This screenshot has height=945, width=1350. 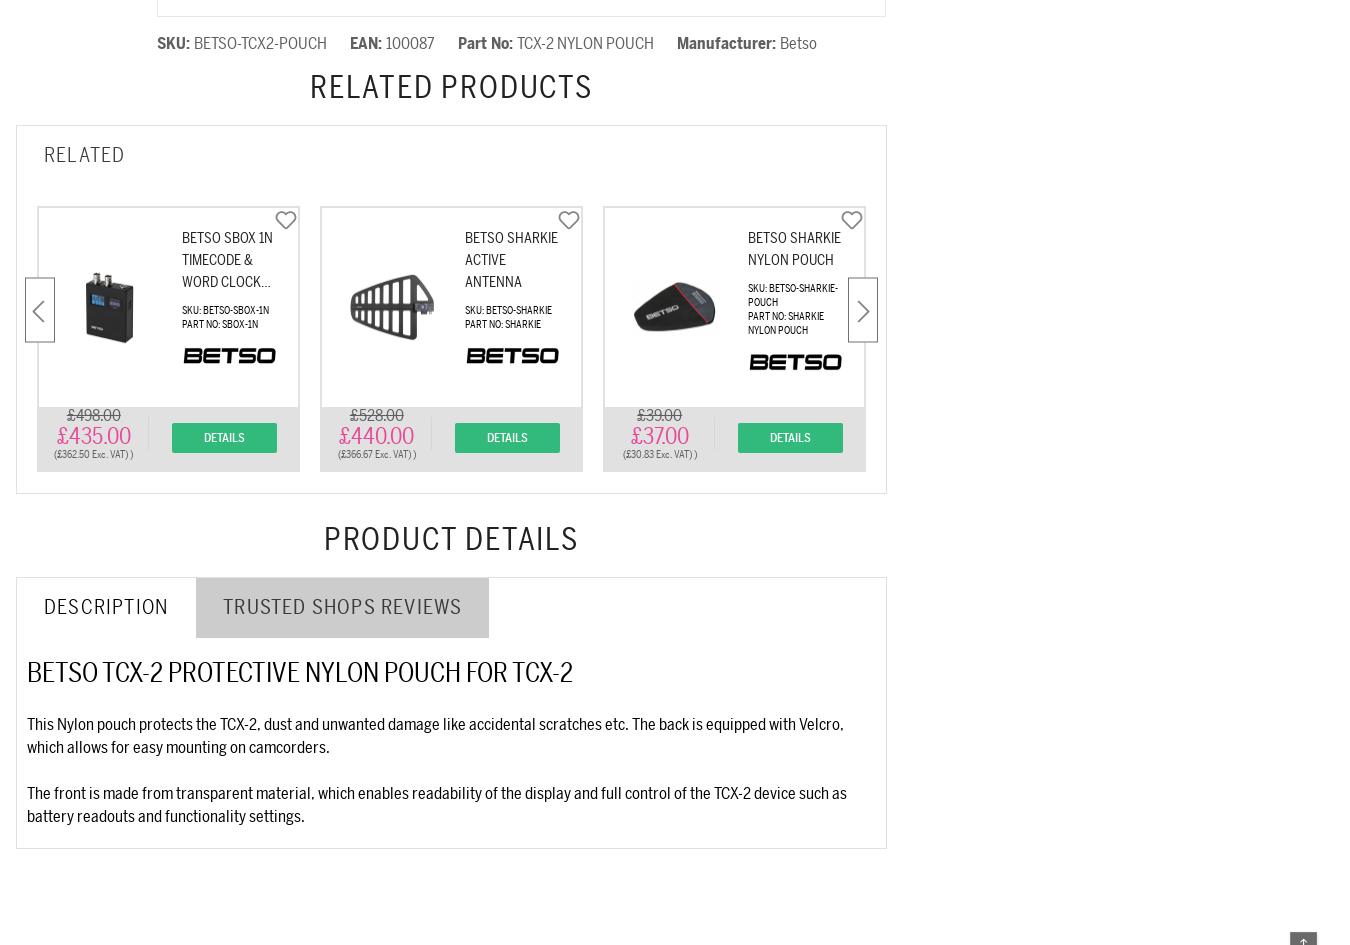 I want to click on 'Description', so click(x=104, y=606).